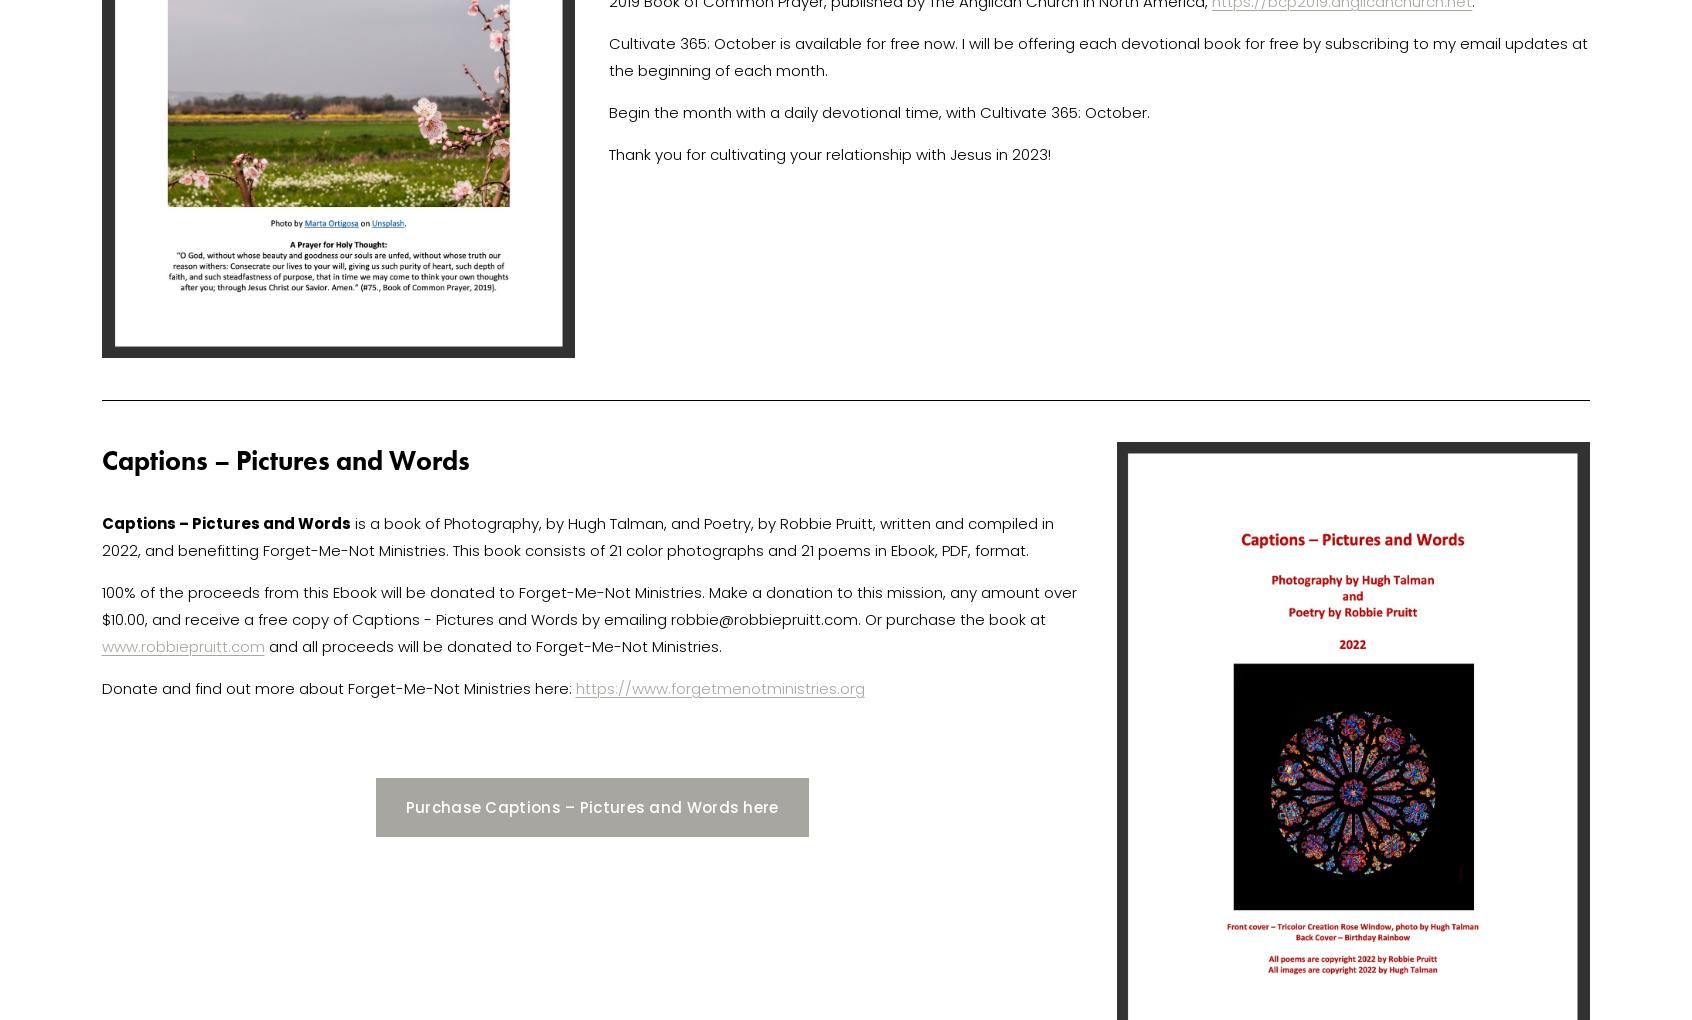 The width and height of the screenshot is (1692, 1020). What do you see at coordinates (494, 645) in the screenshot?
I see `'and all proceeds will be donated to Forget-Me-Not Ministries.'` at bounding box center [494, 645].